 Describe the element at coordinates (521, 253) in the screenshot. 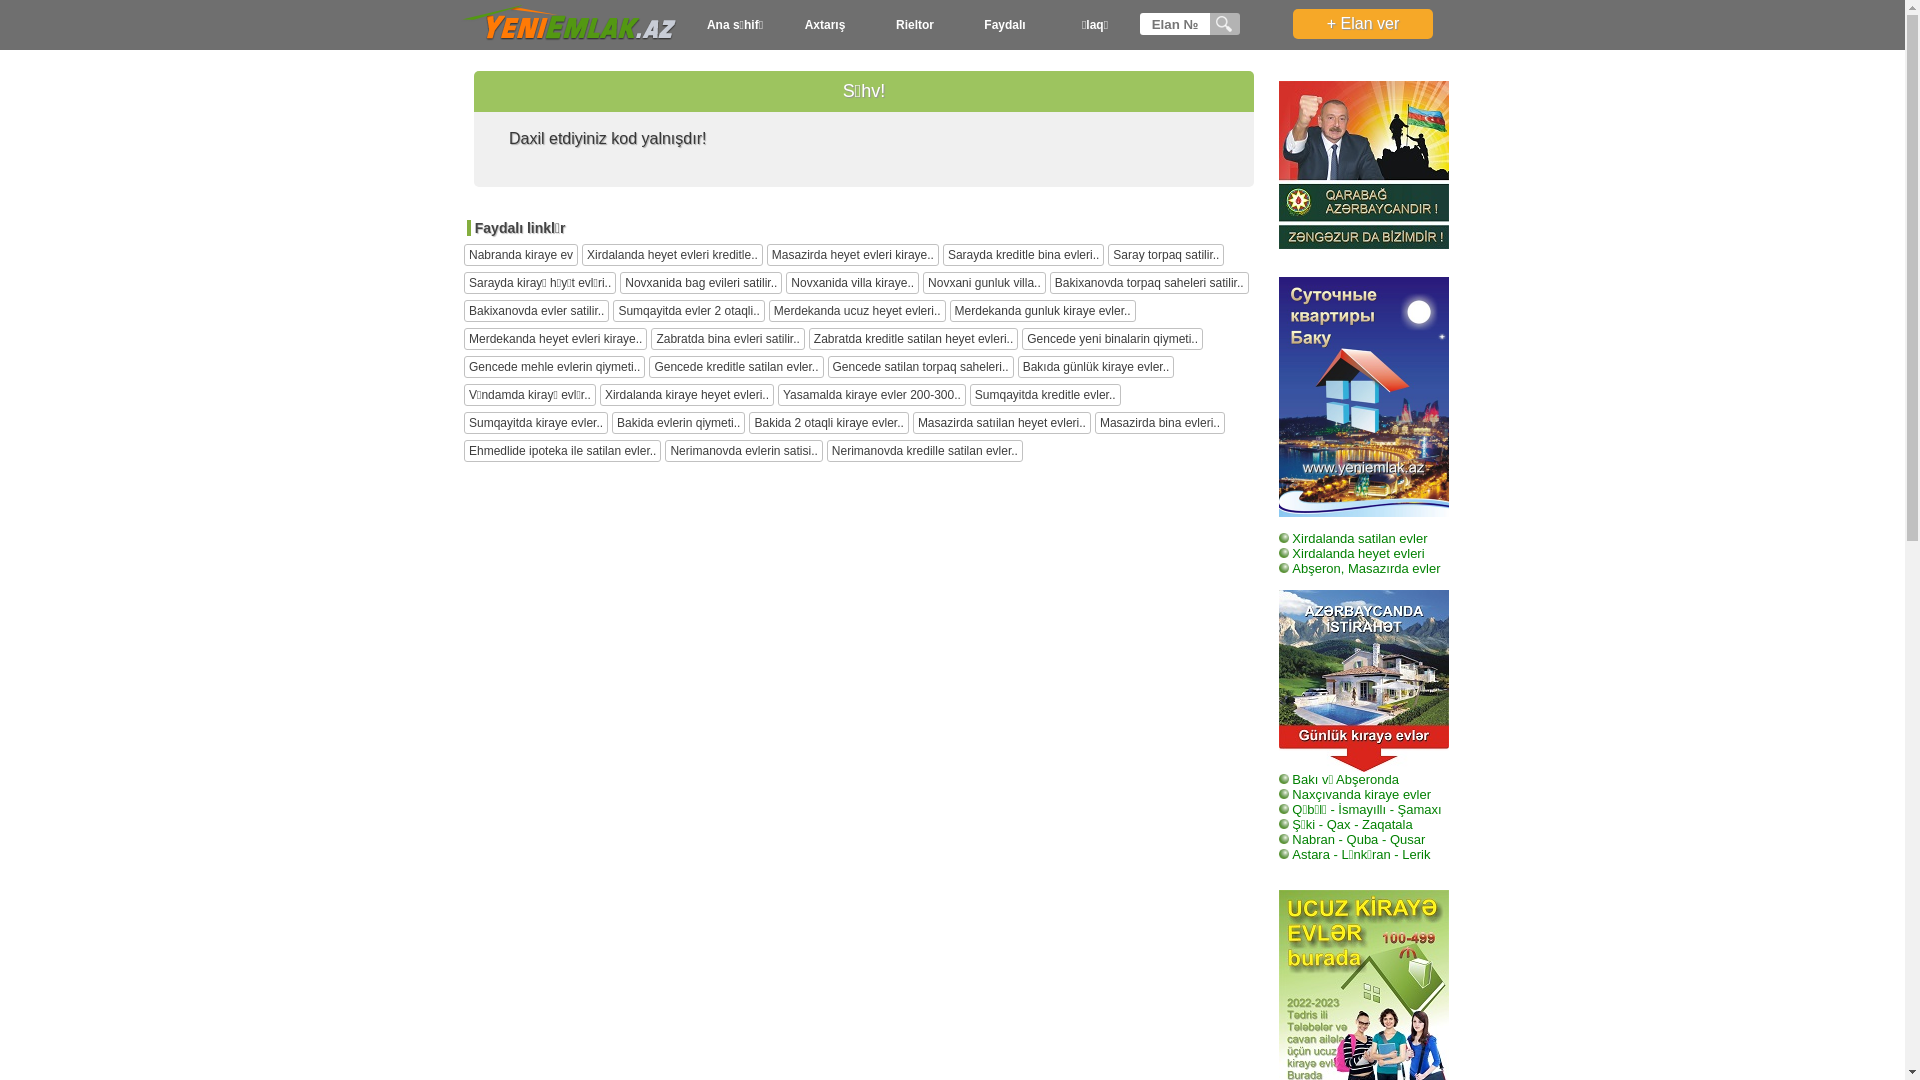

I see `'Nabranda kiraye ev'` at that location.